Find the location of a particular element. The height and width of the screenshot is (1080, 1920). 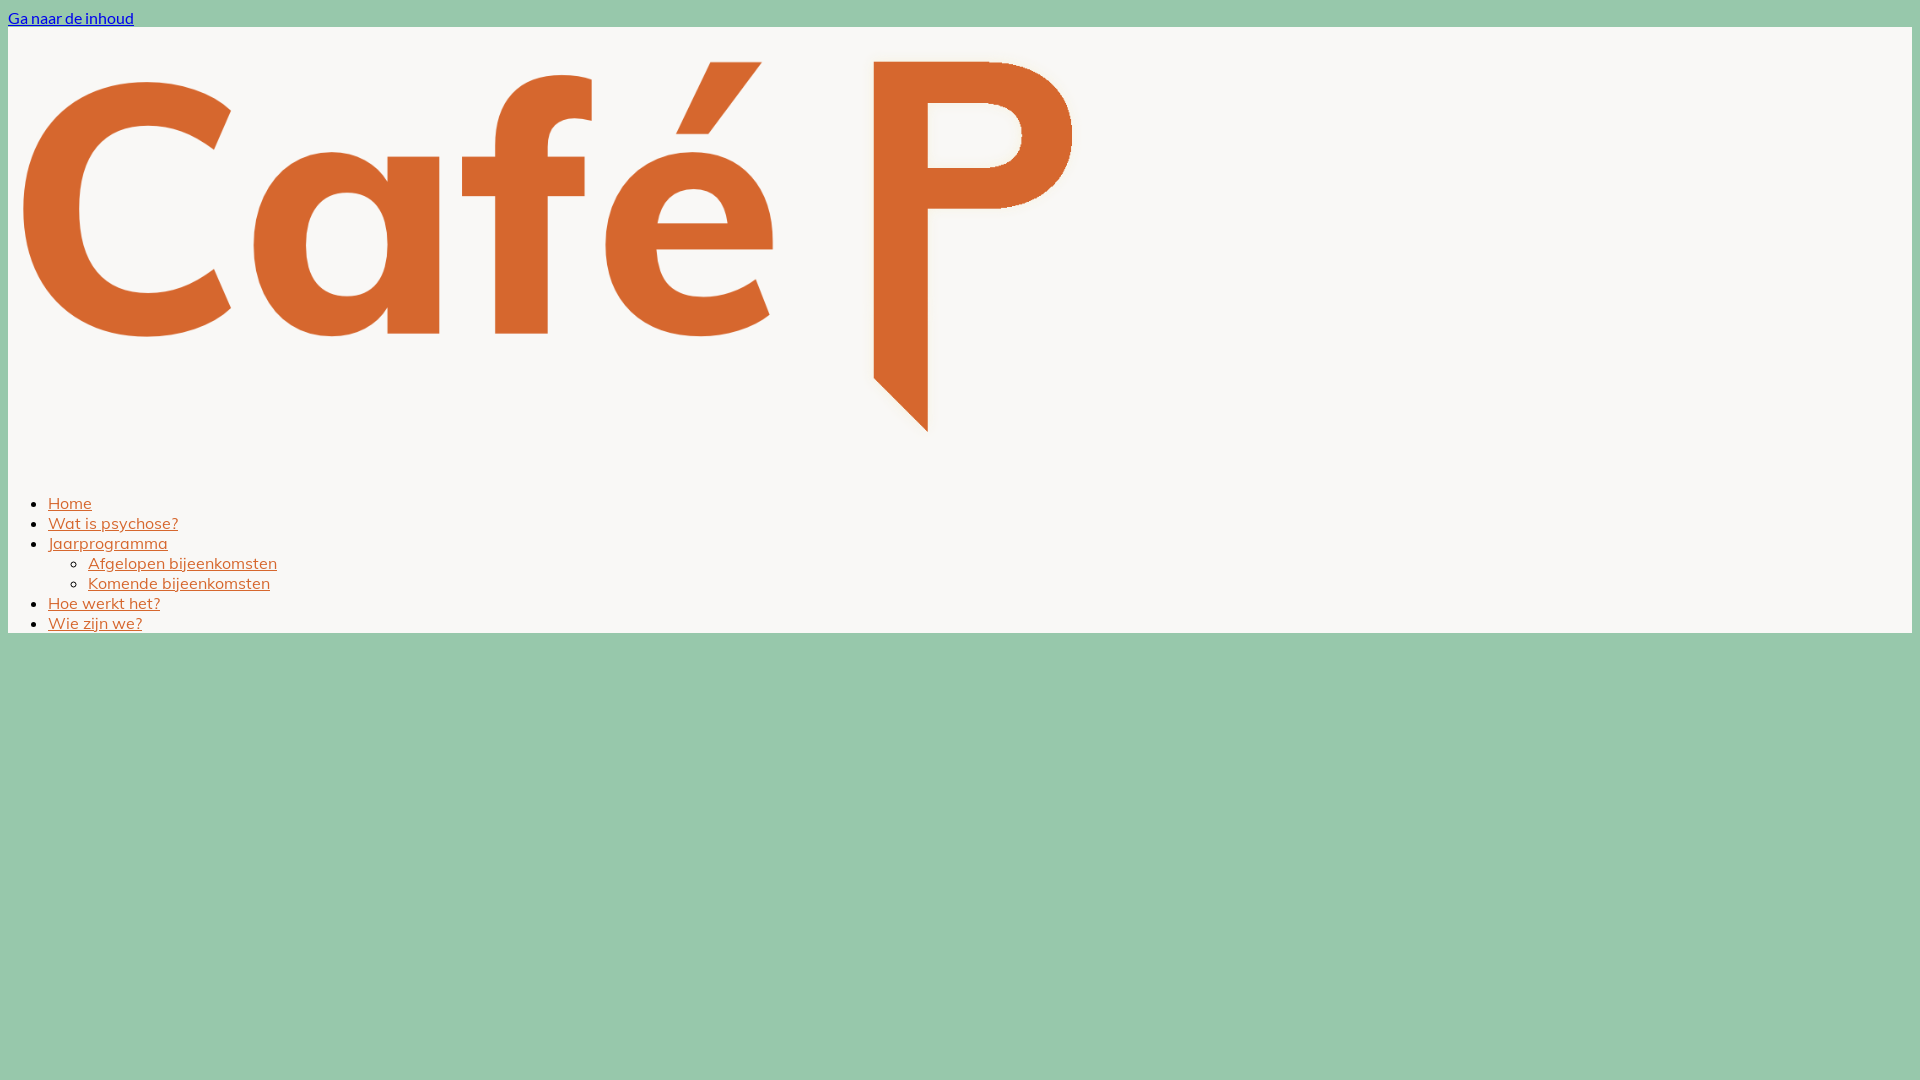

'Cafe P' is located at coordinates (8, 466).